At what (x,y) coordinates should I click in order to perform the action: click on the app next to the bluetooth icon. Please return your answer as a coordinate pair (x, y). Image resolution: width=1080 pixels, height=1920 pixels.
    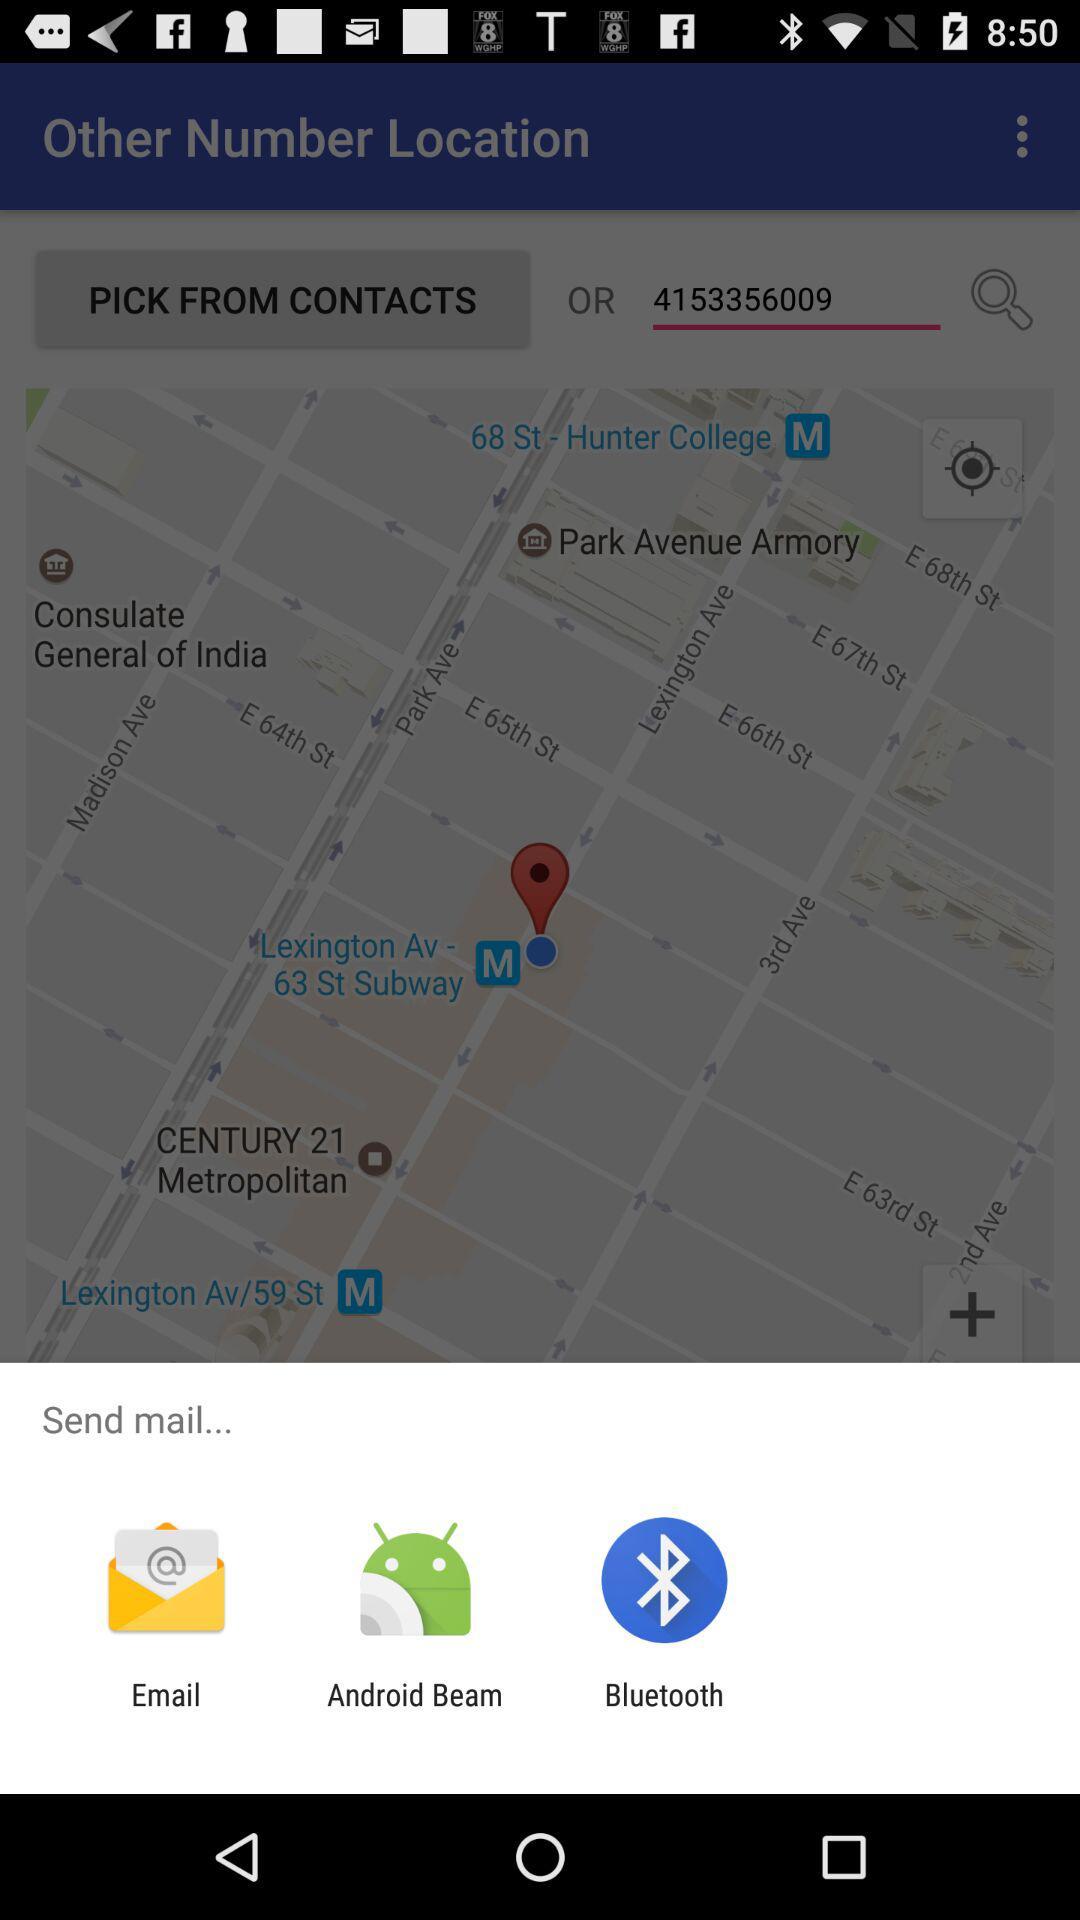
    Looking at the image, I should click on (414, 1711).